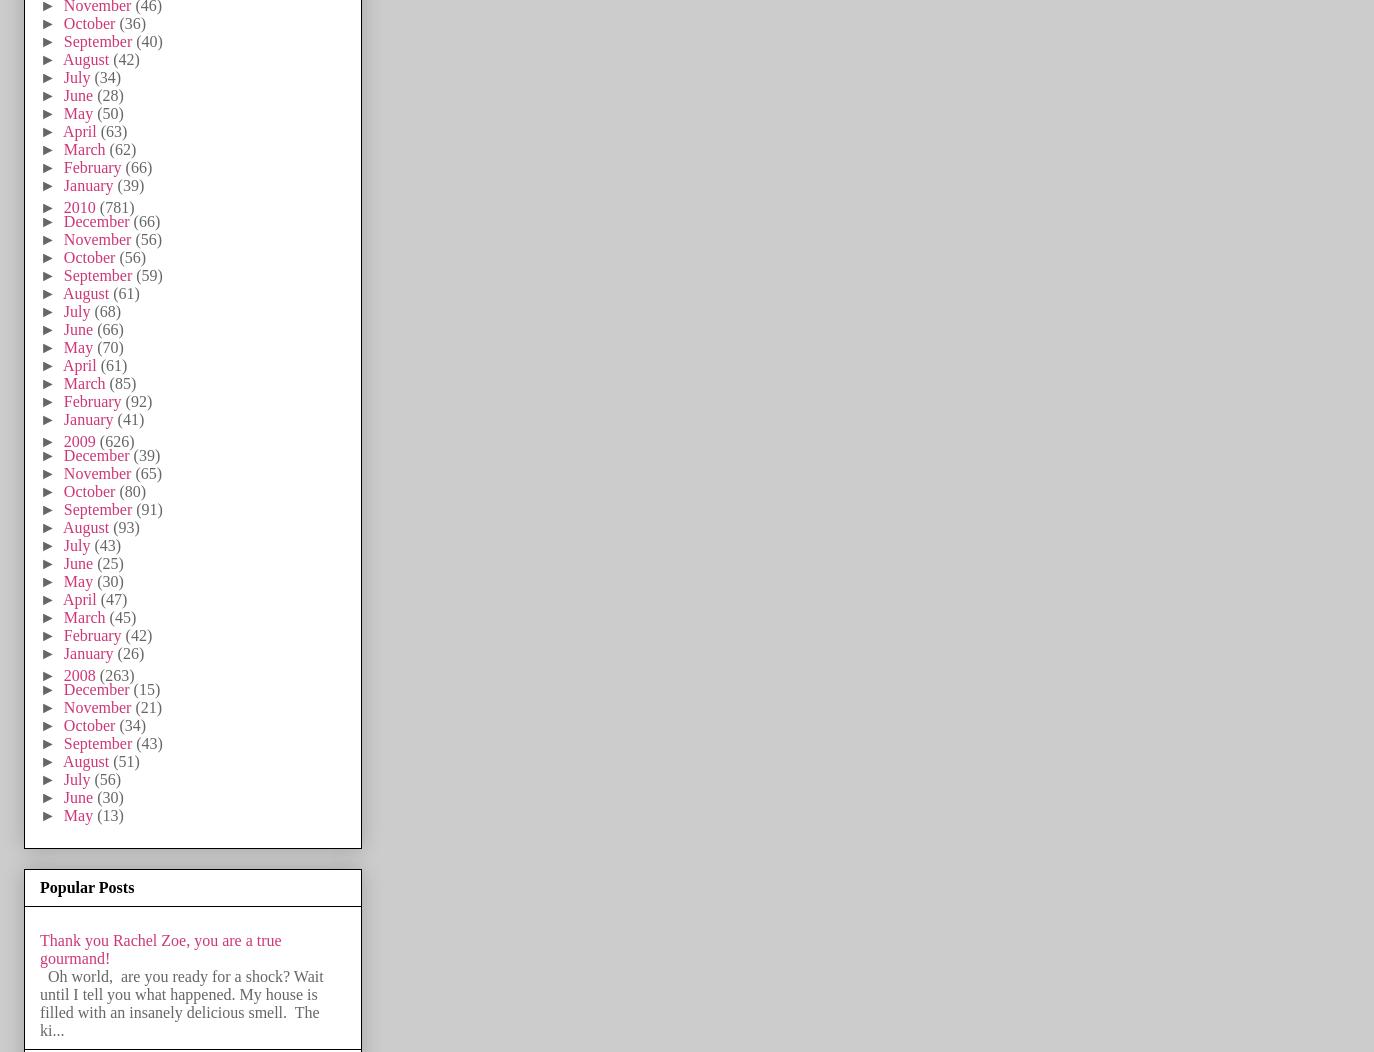 This screenshot has width=1374, height=1052. I want to click on '(65)', so click(147, 472).